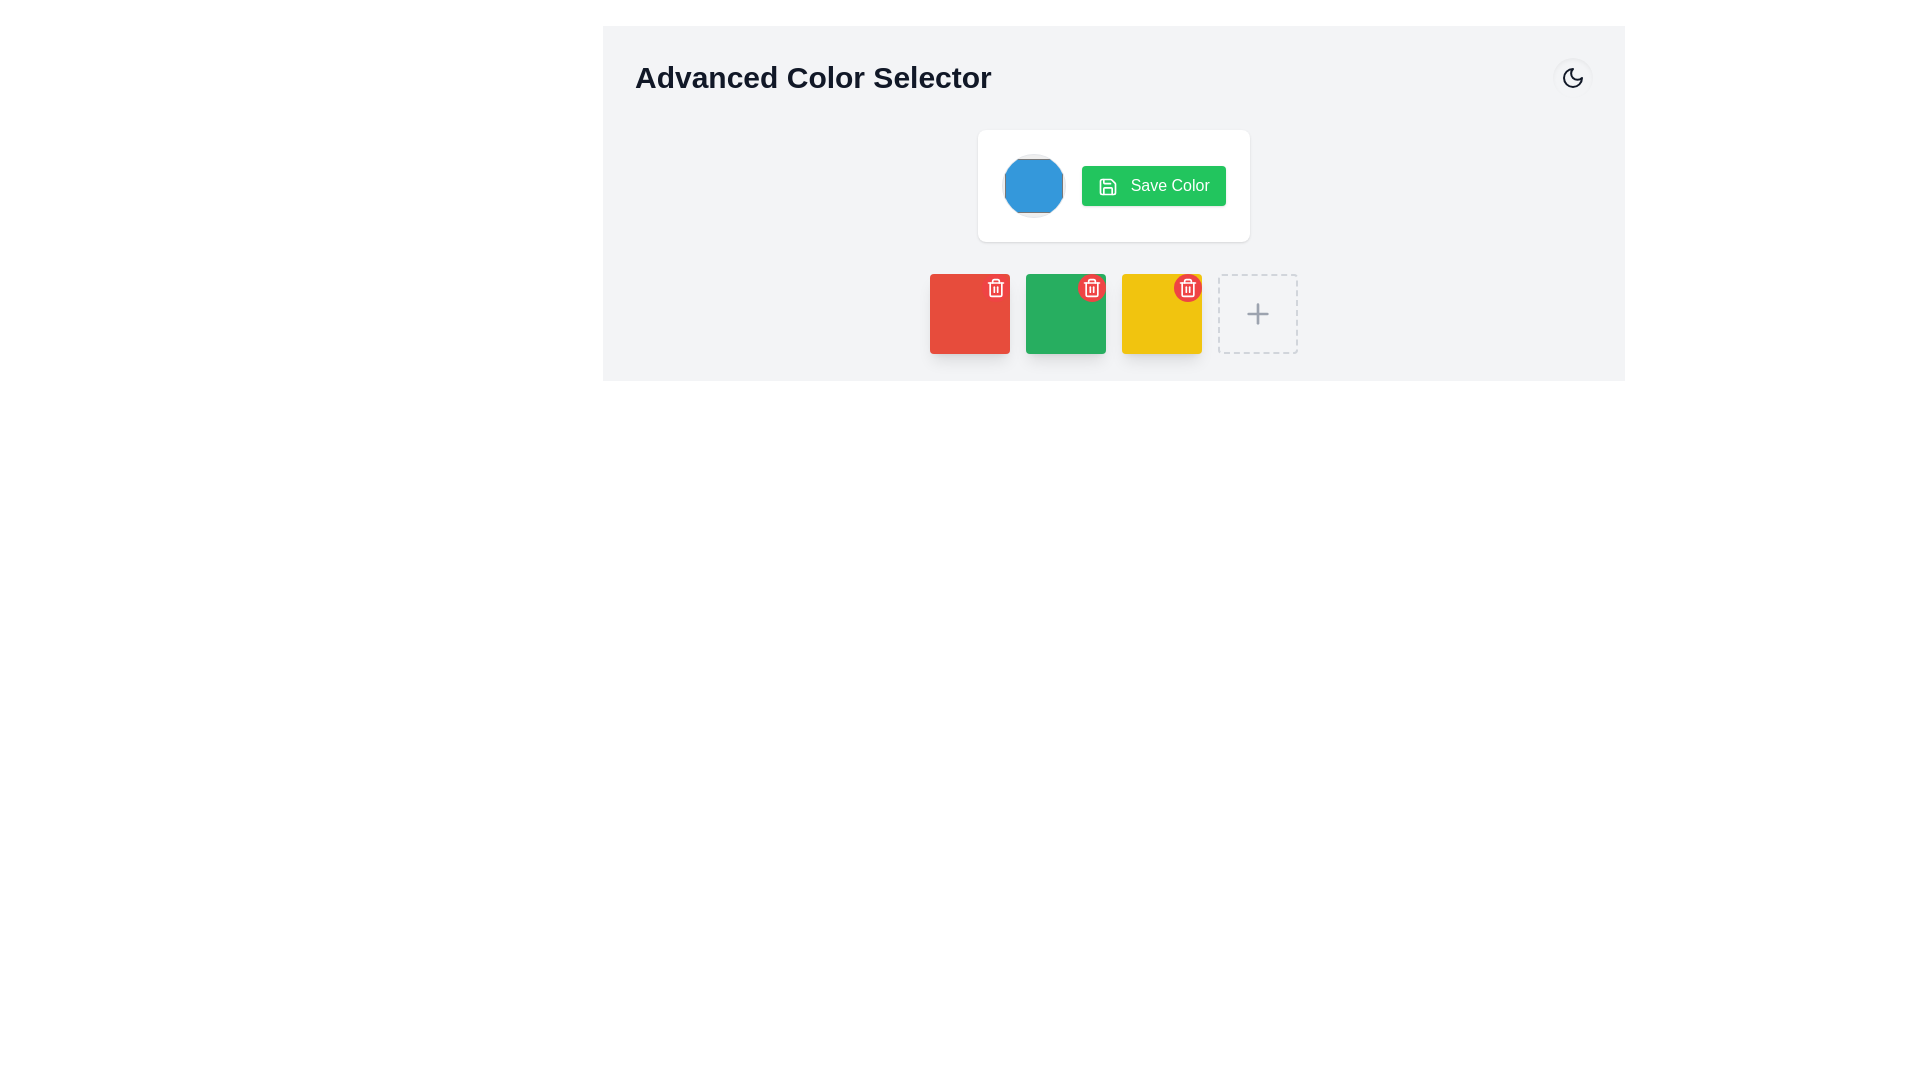 The width and height of the screenshot is (1920, 1080). What do you see at coordinates (1256, 313) in the screenshot?
I see `the button located at the bottom-right of the grid layout that adds a new item to the collection` at bounding box center [1256, 313].